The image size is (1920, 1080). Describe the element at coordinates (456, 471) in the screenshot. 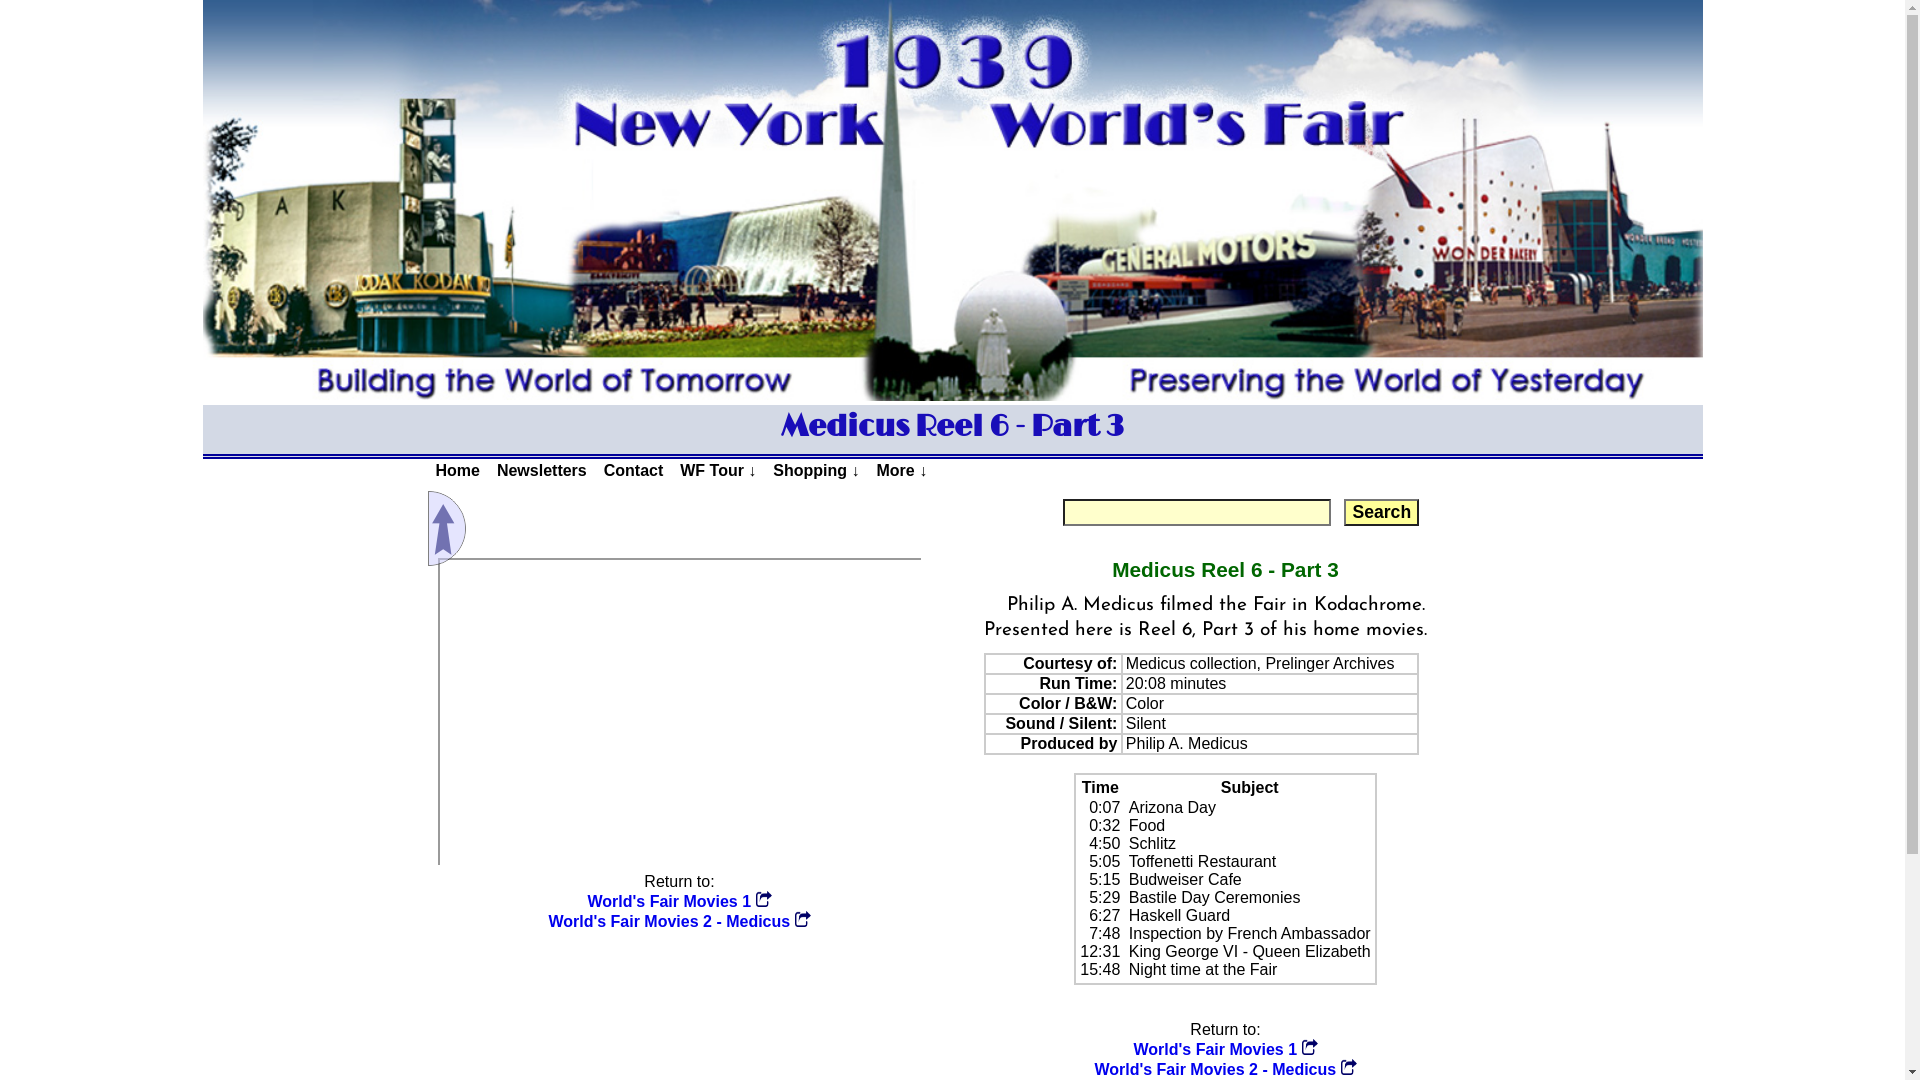

I see `'Home'` at that location.